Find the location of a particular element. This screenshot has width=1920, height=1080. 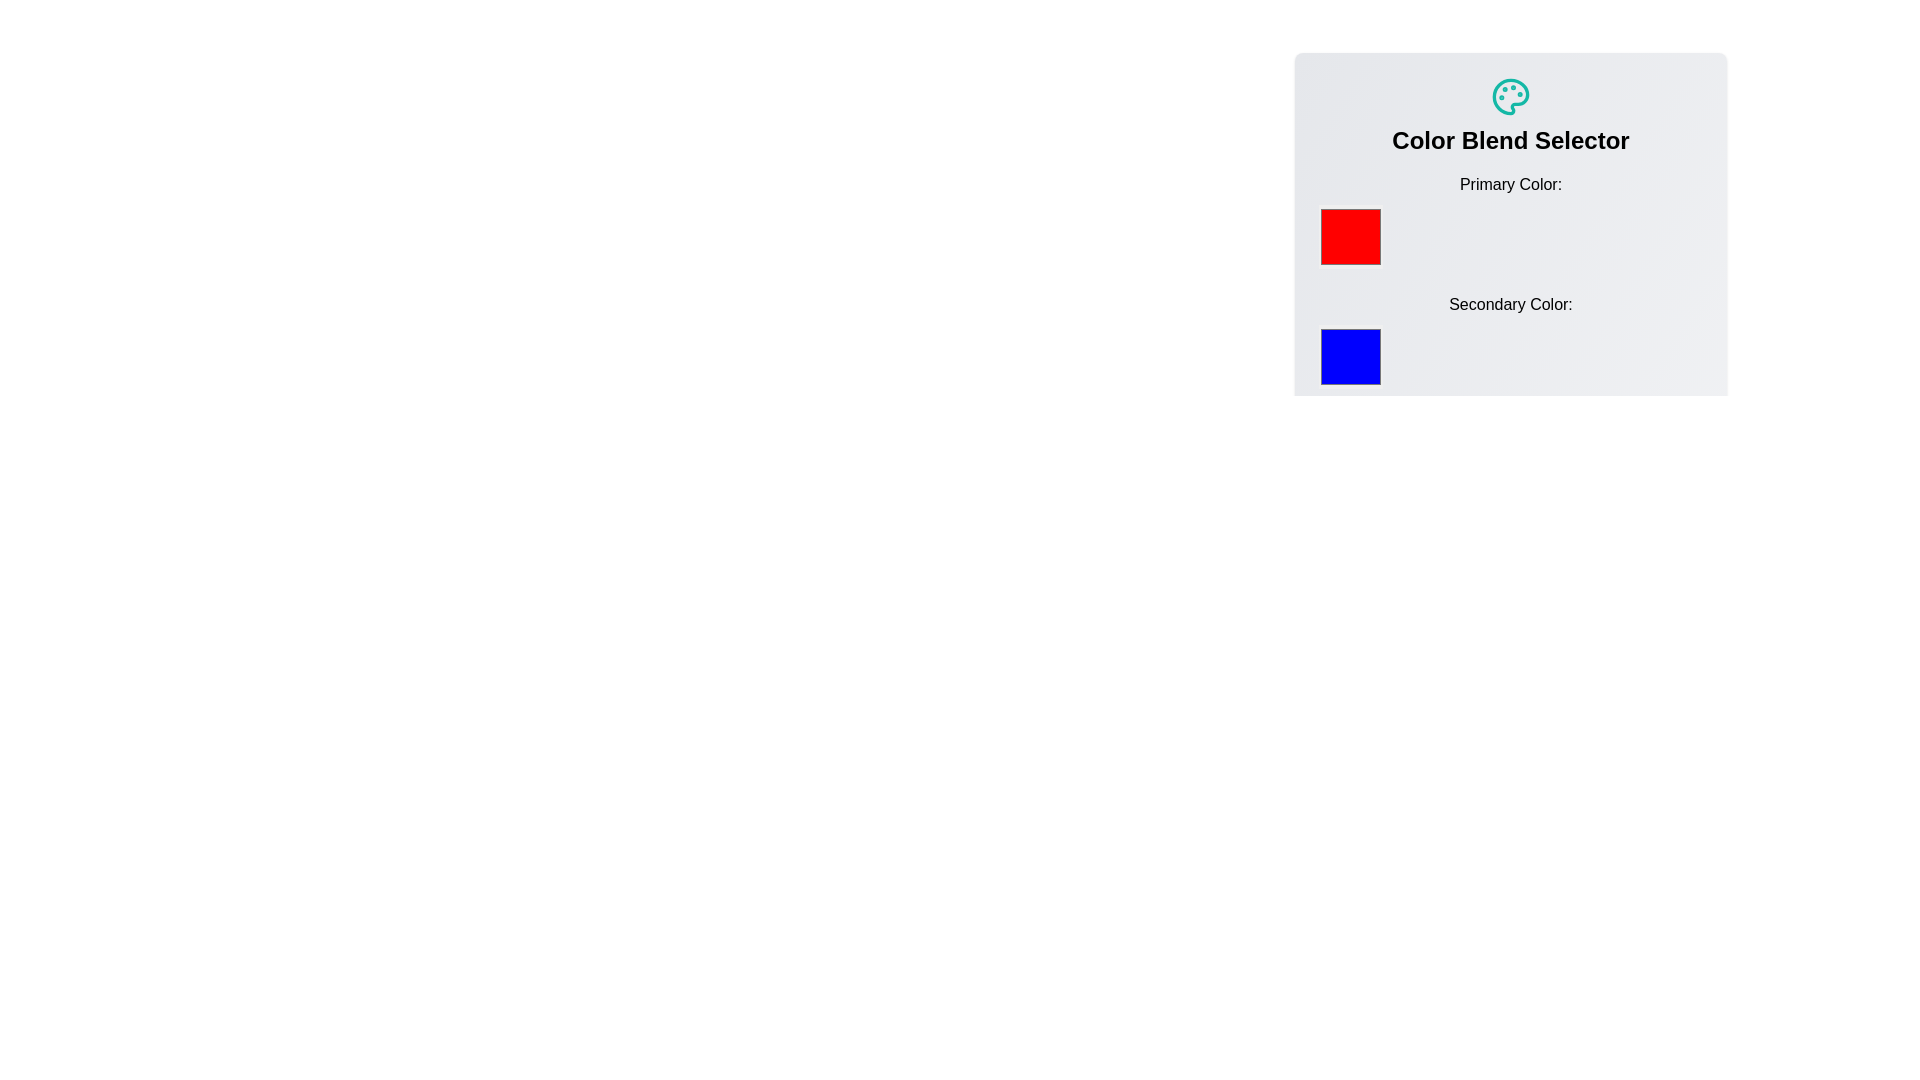

the text label displaying 'Primary Color:' which is positioned above the red color selection square is located at coordinates (1511, 185).